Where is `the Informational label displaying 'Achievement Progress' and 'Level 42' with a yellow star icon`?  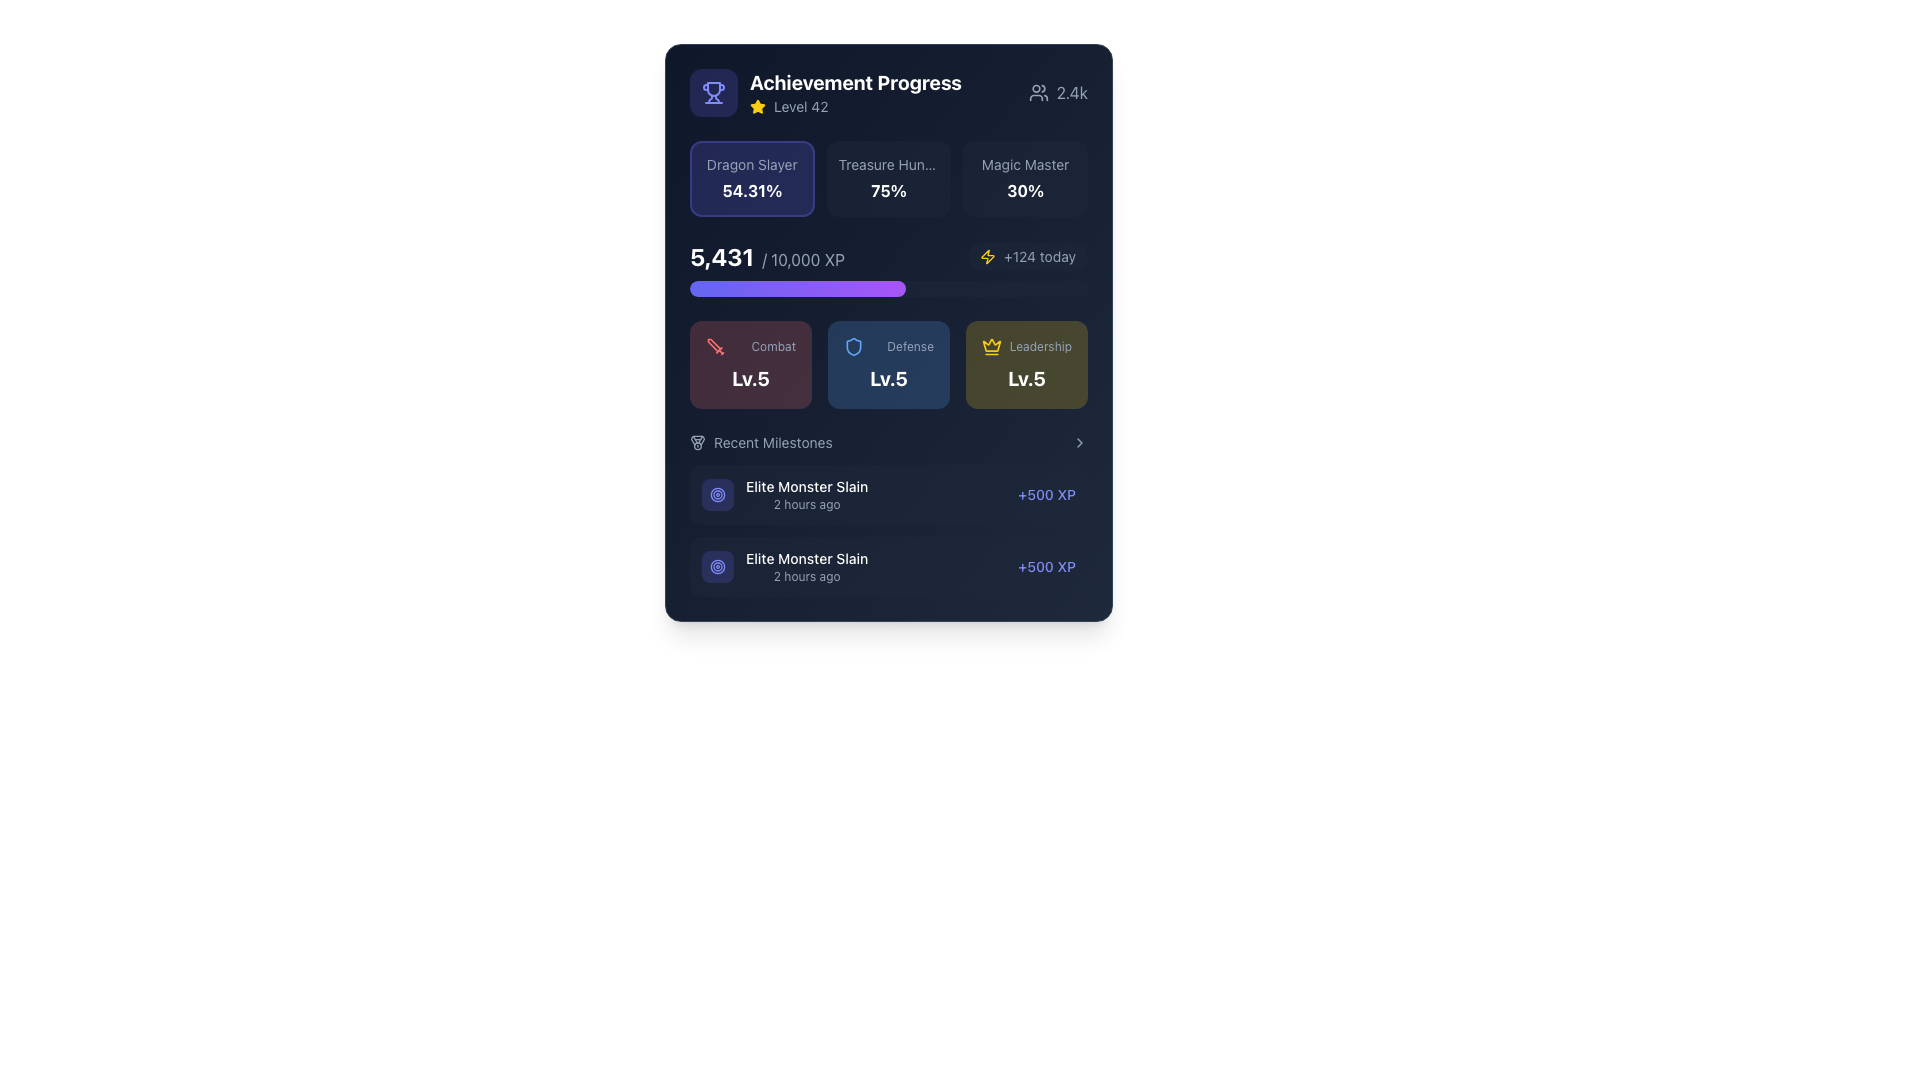 the Informational label displaying 'Achievement Progress' and 'Level 42' with a yellow star icon is located at coordinates (855, 92).